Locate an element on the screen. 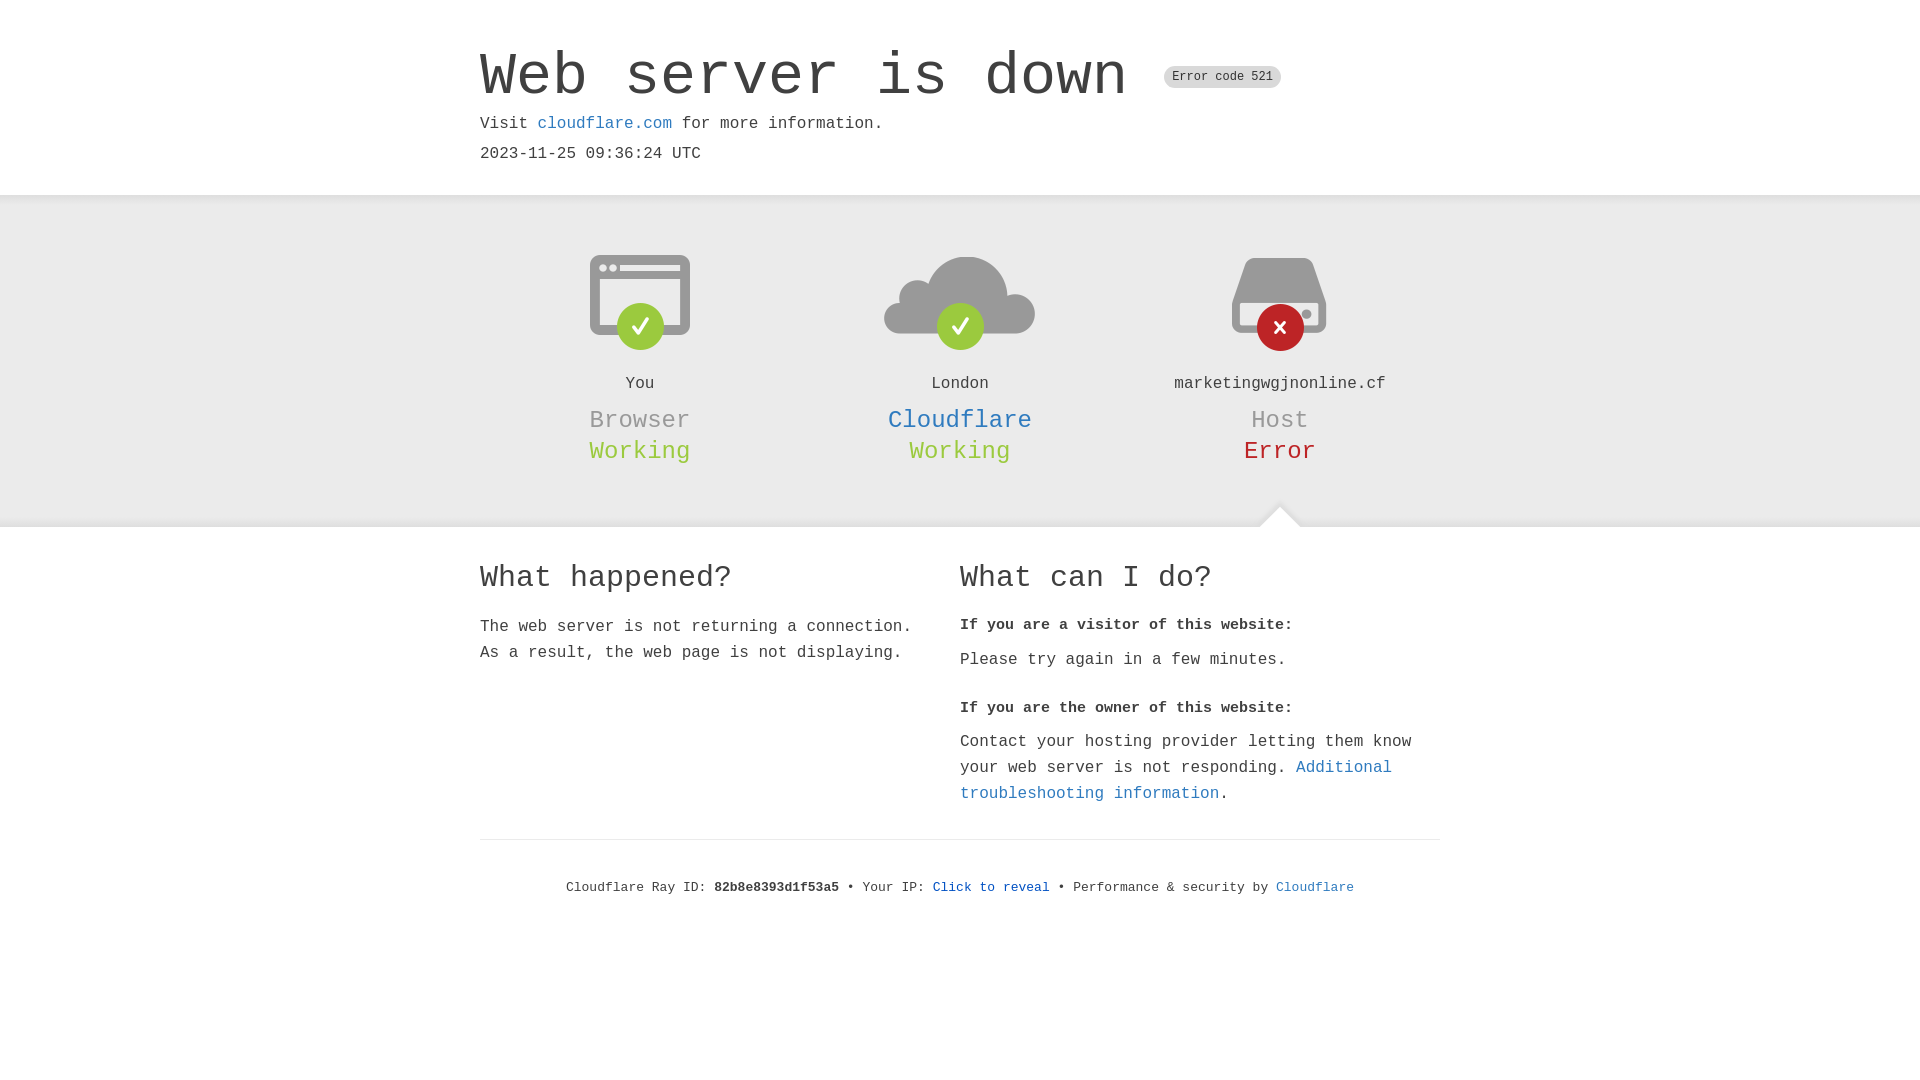  'Additional troubleshooting information' is located at coordinates (1176, 779).